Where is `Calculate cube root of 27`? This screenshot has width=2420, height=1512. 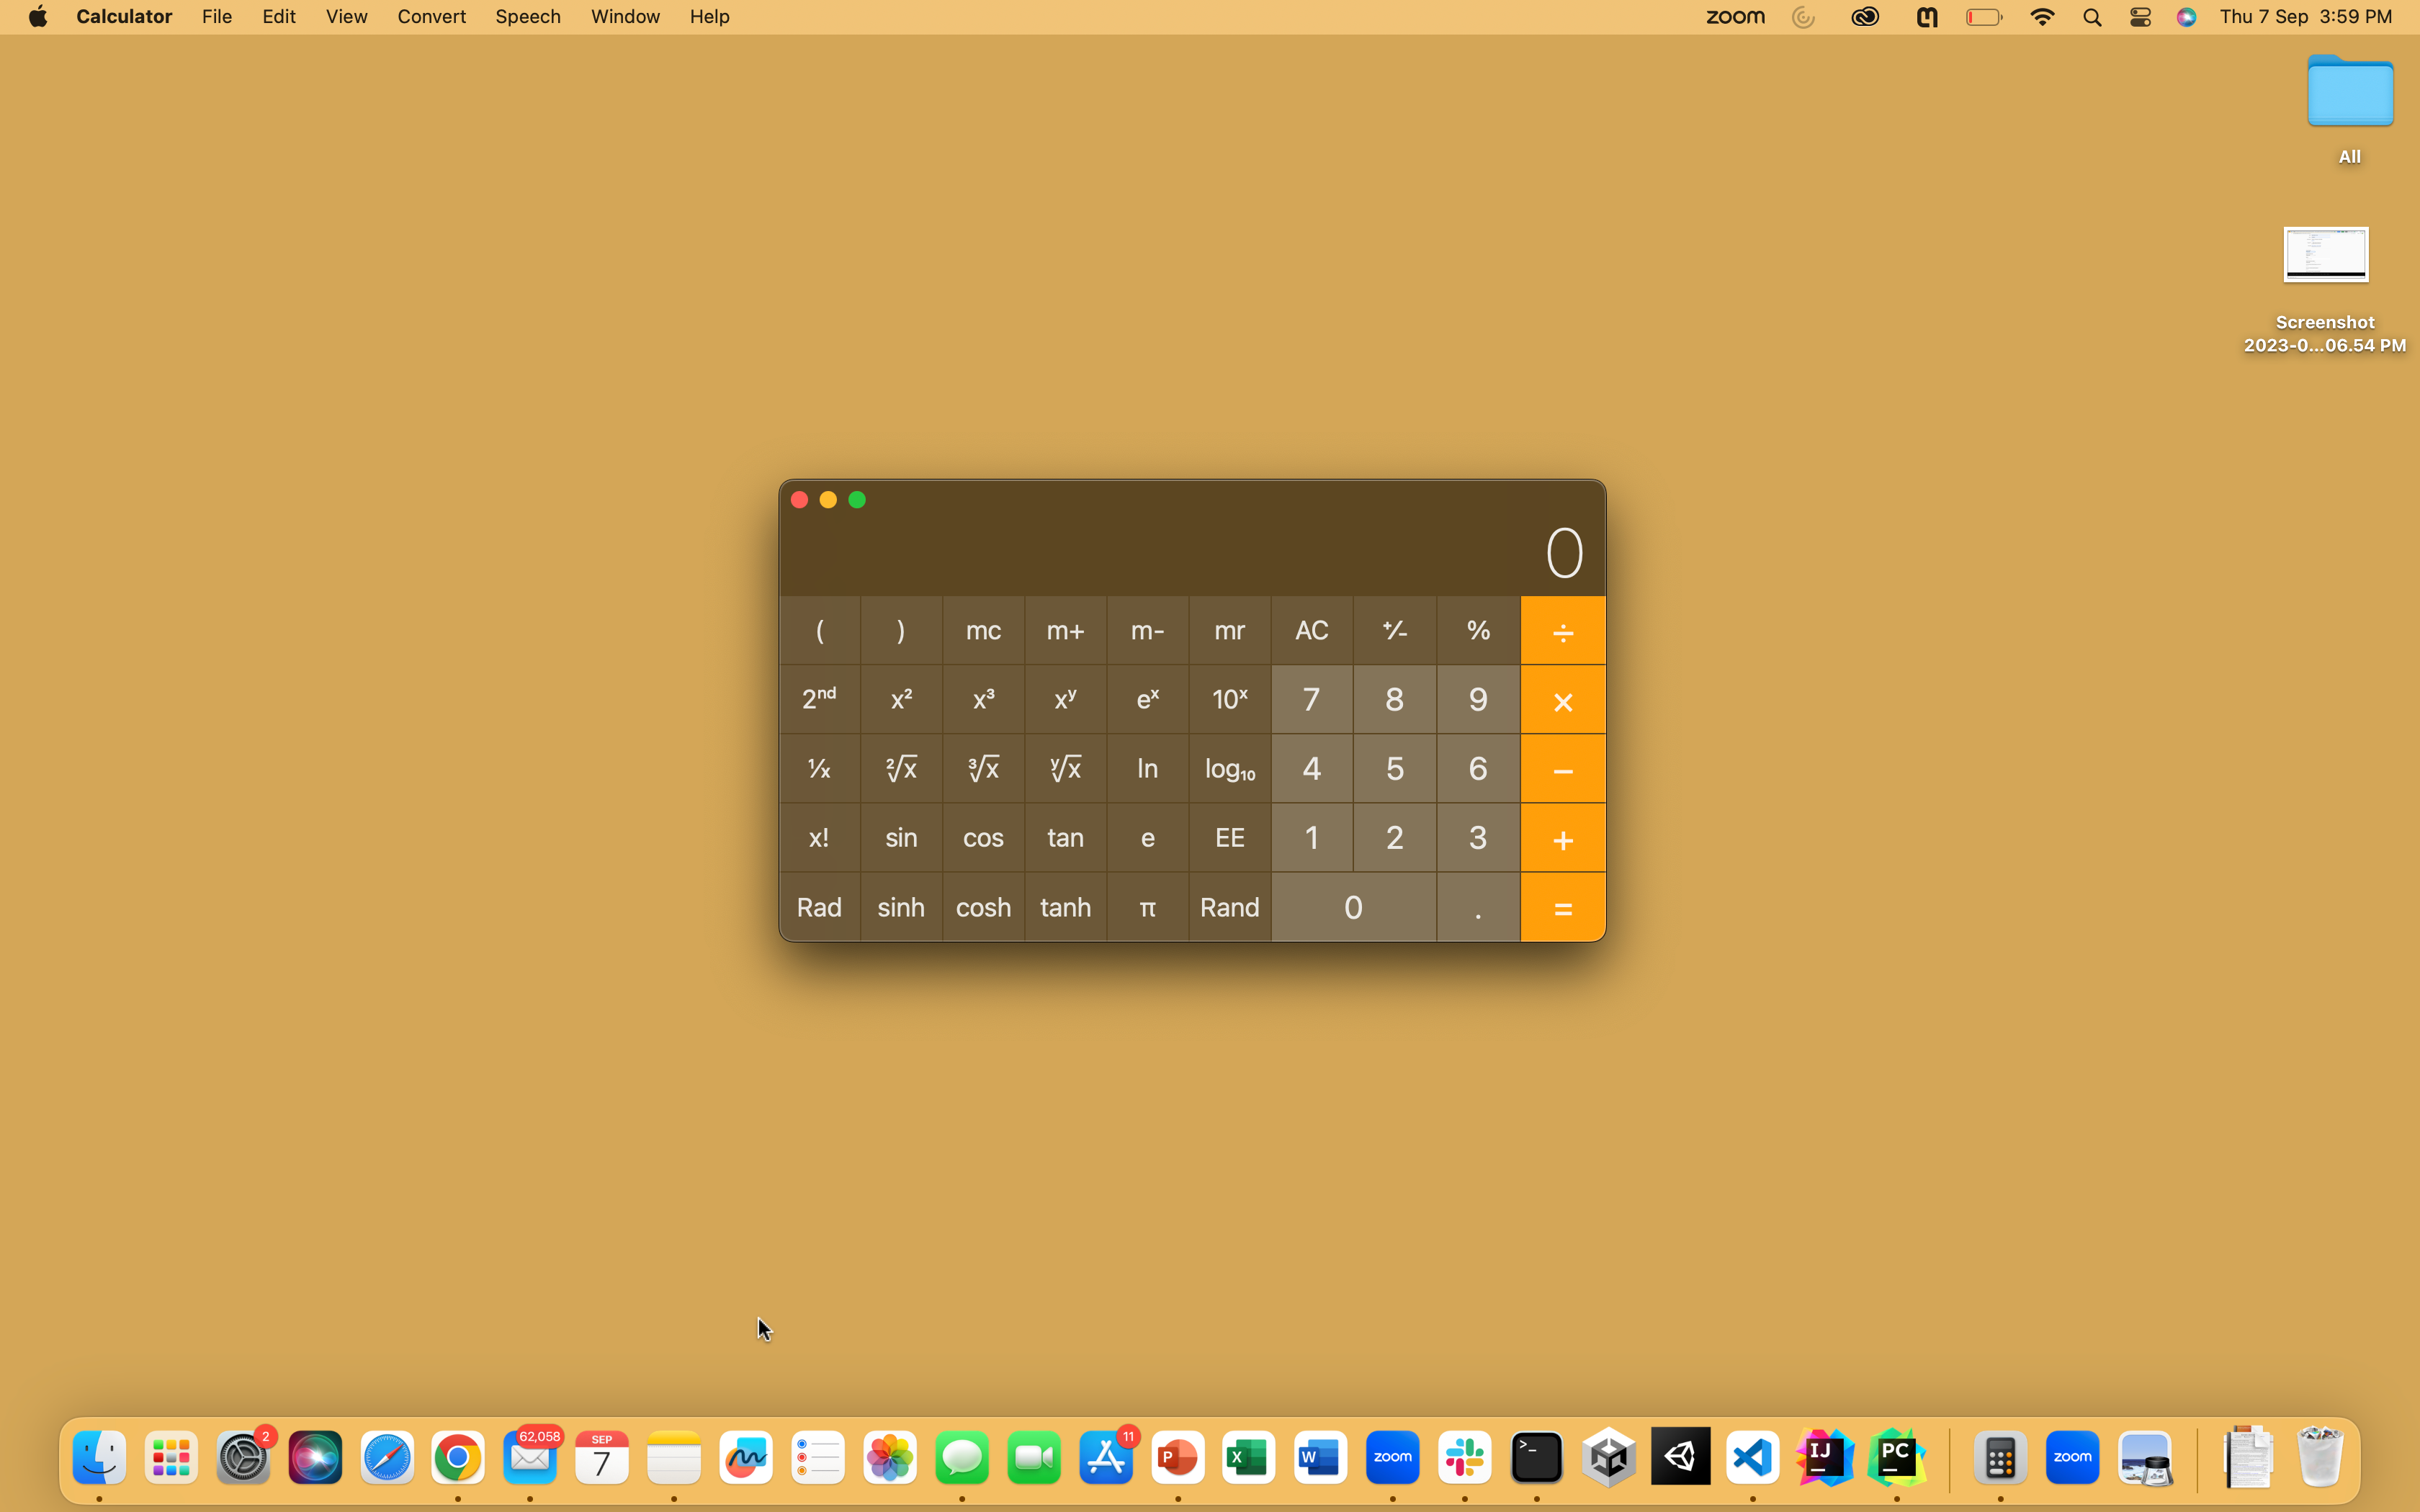
Calculate cube root of 27 is located at coordinates (1394, 834).